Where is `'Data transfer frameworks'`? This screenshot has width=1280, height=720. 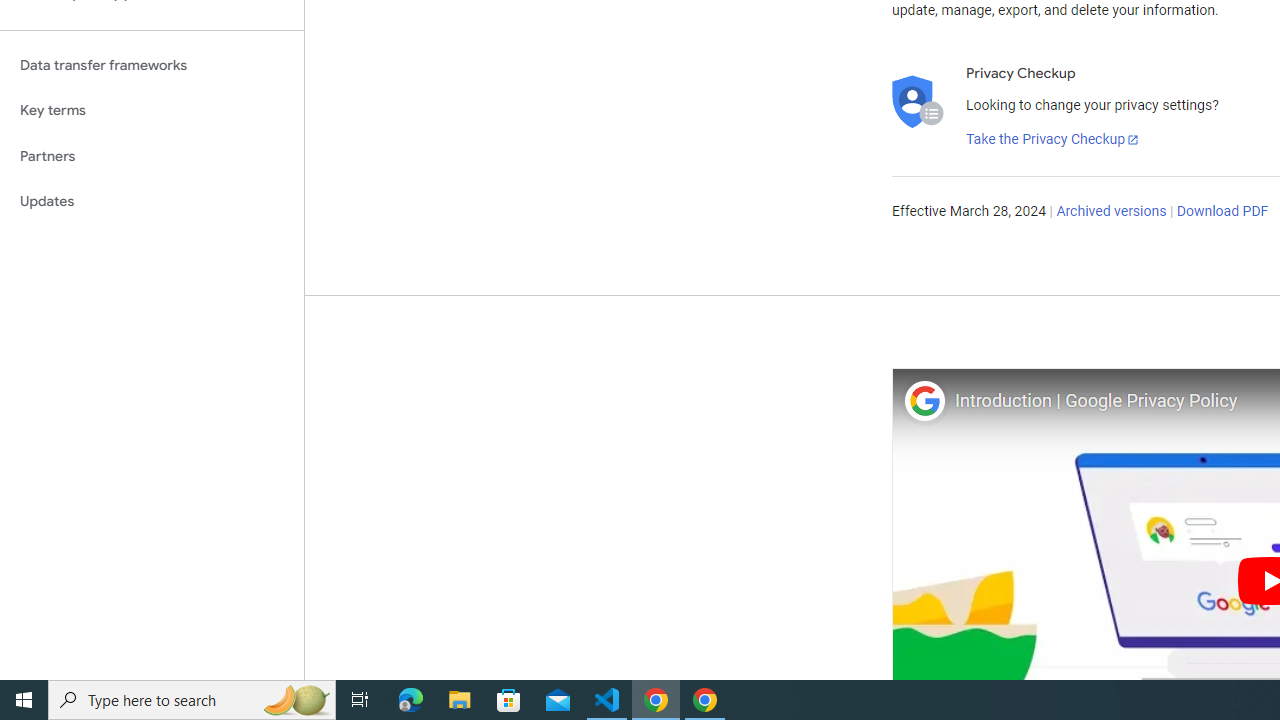
'Data transfer frameworks' is located at coordinates (151, 64).